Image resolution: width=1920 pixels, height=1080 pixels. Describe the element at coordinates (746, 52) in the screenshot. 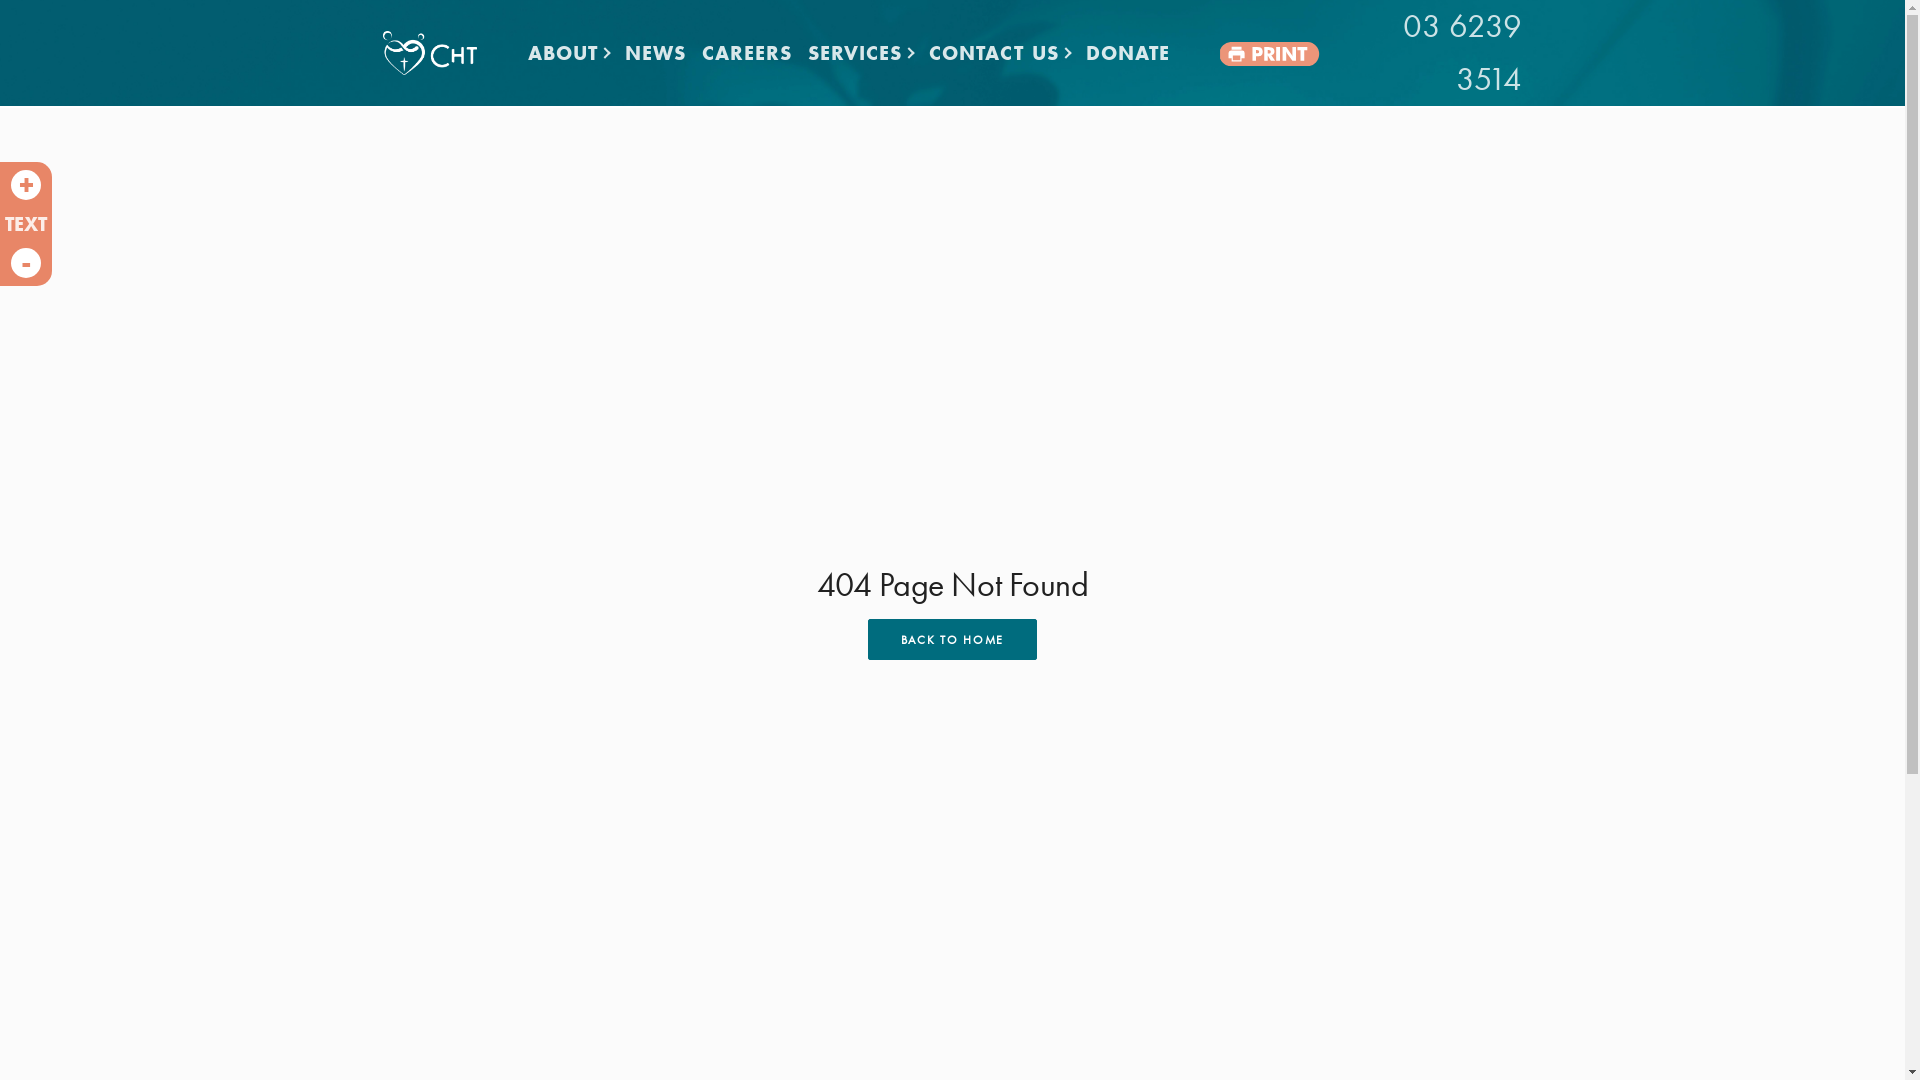

I see `'CAREERS'` at that location.